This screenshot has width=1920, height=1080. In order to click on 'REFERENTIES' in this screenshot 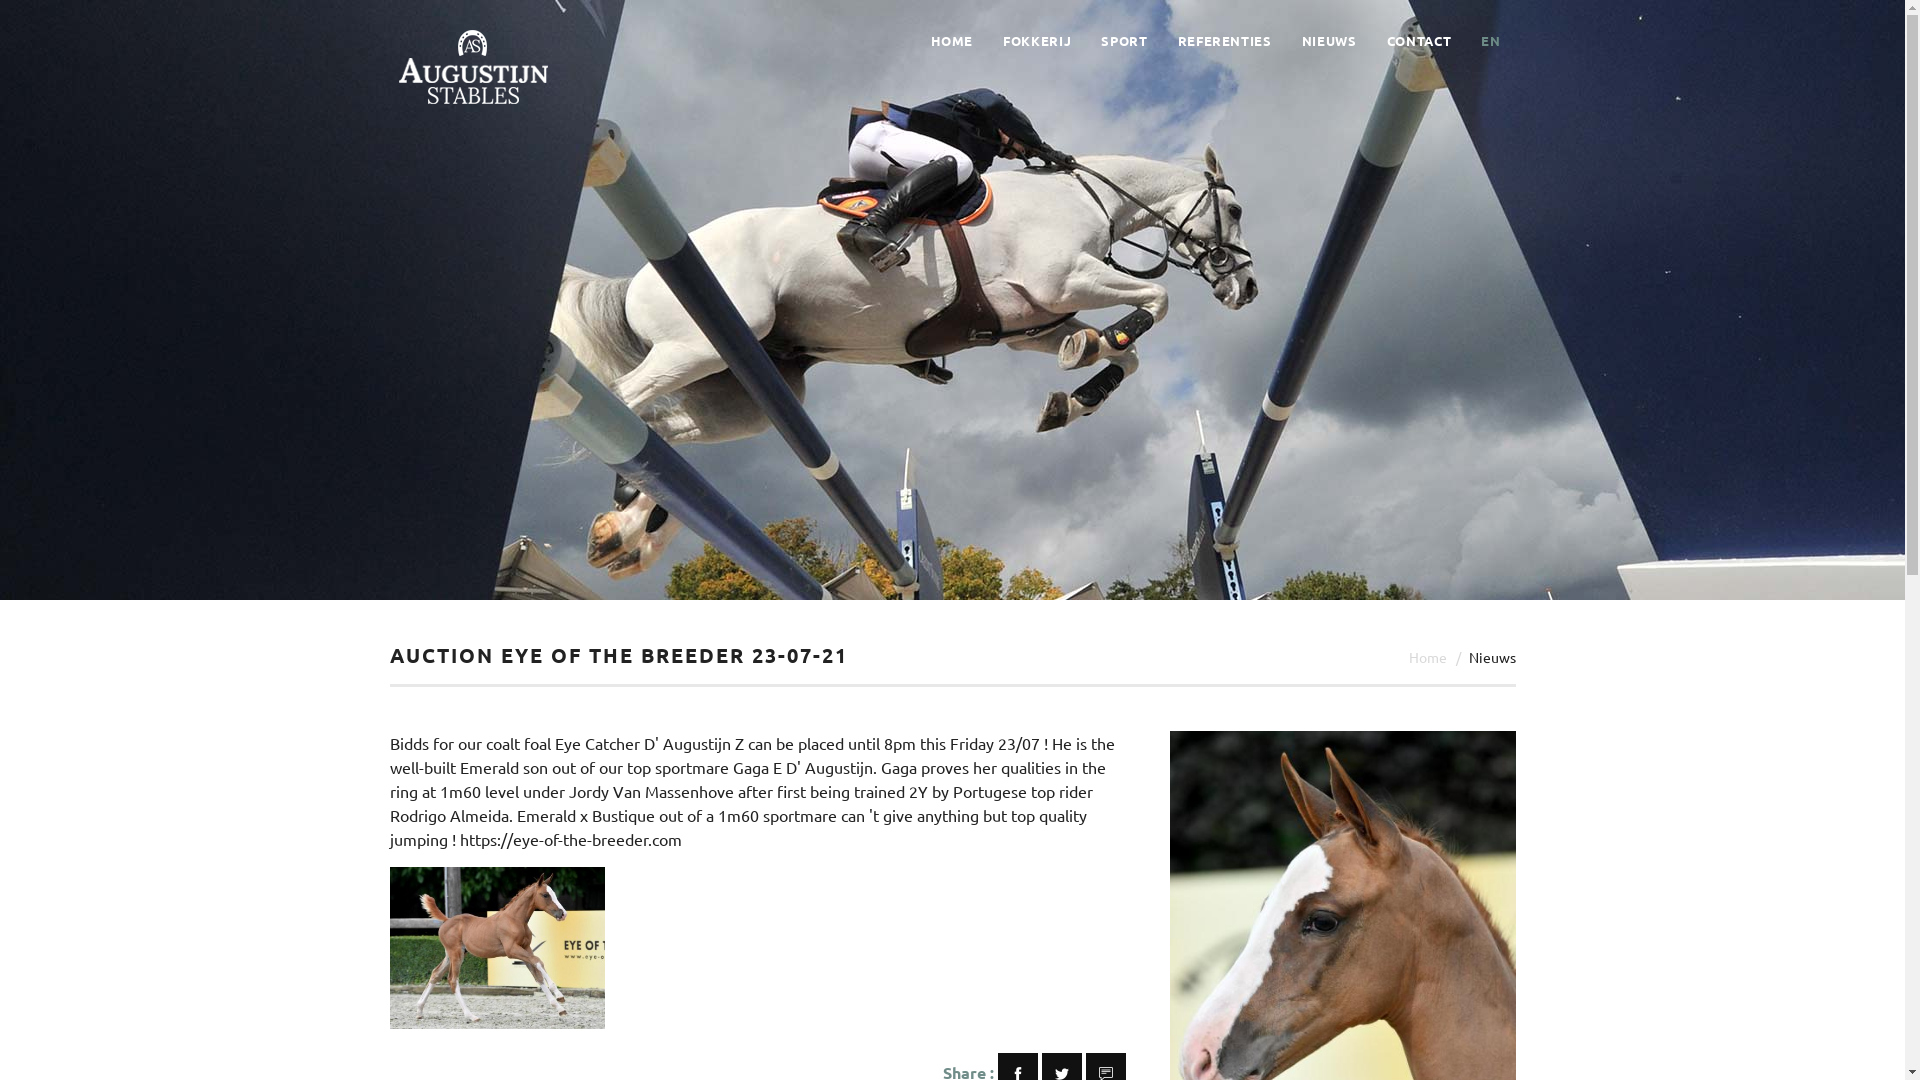, I will do `click(1223, 41)`.